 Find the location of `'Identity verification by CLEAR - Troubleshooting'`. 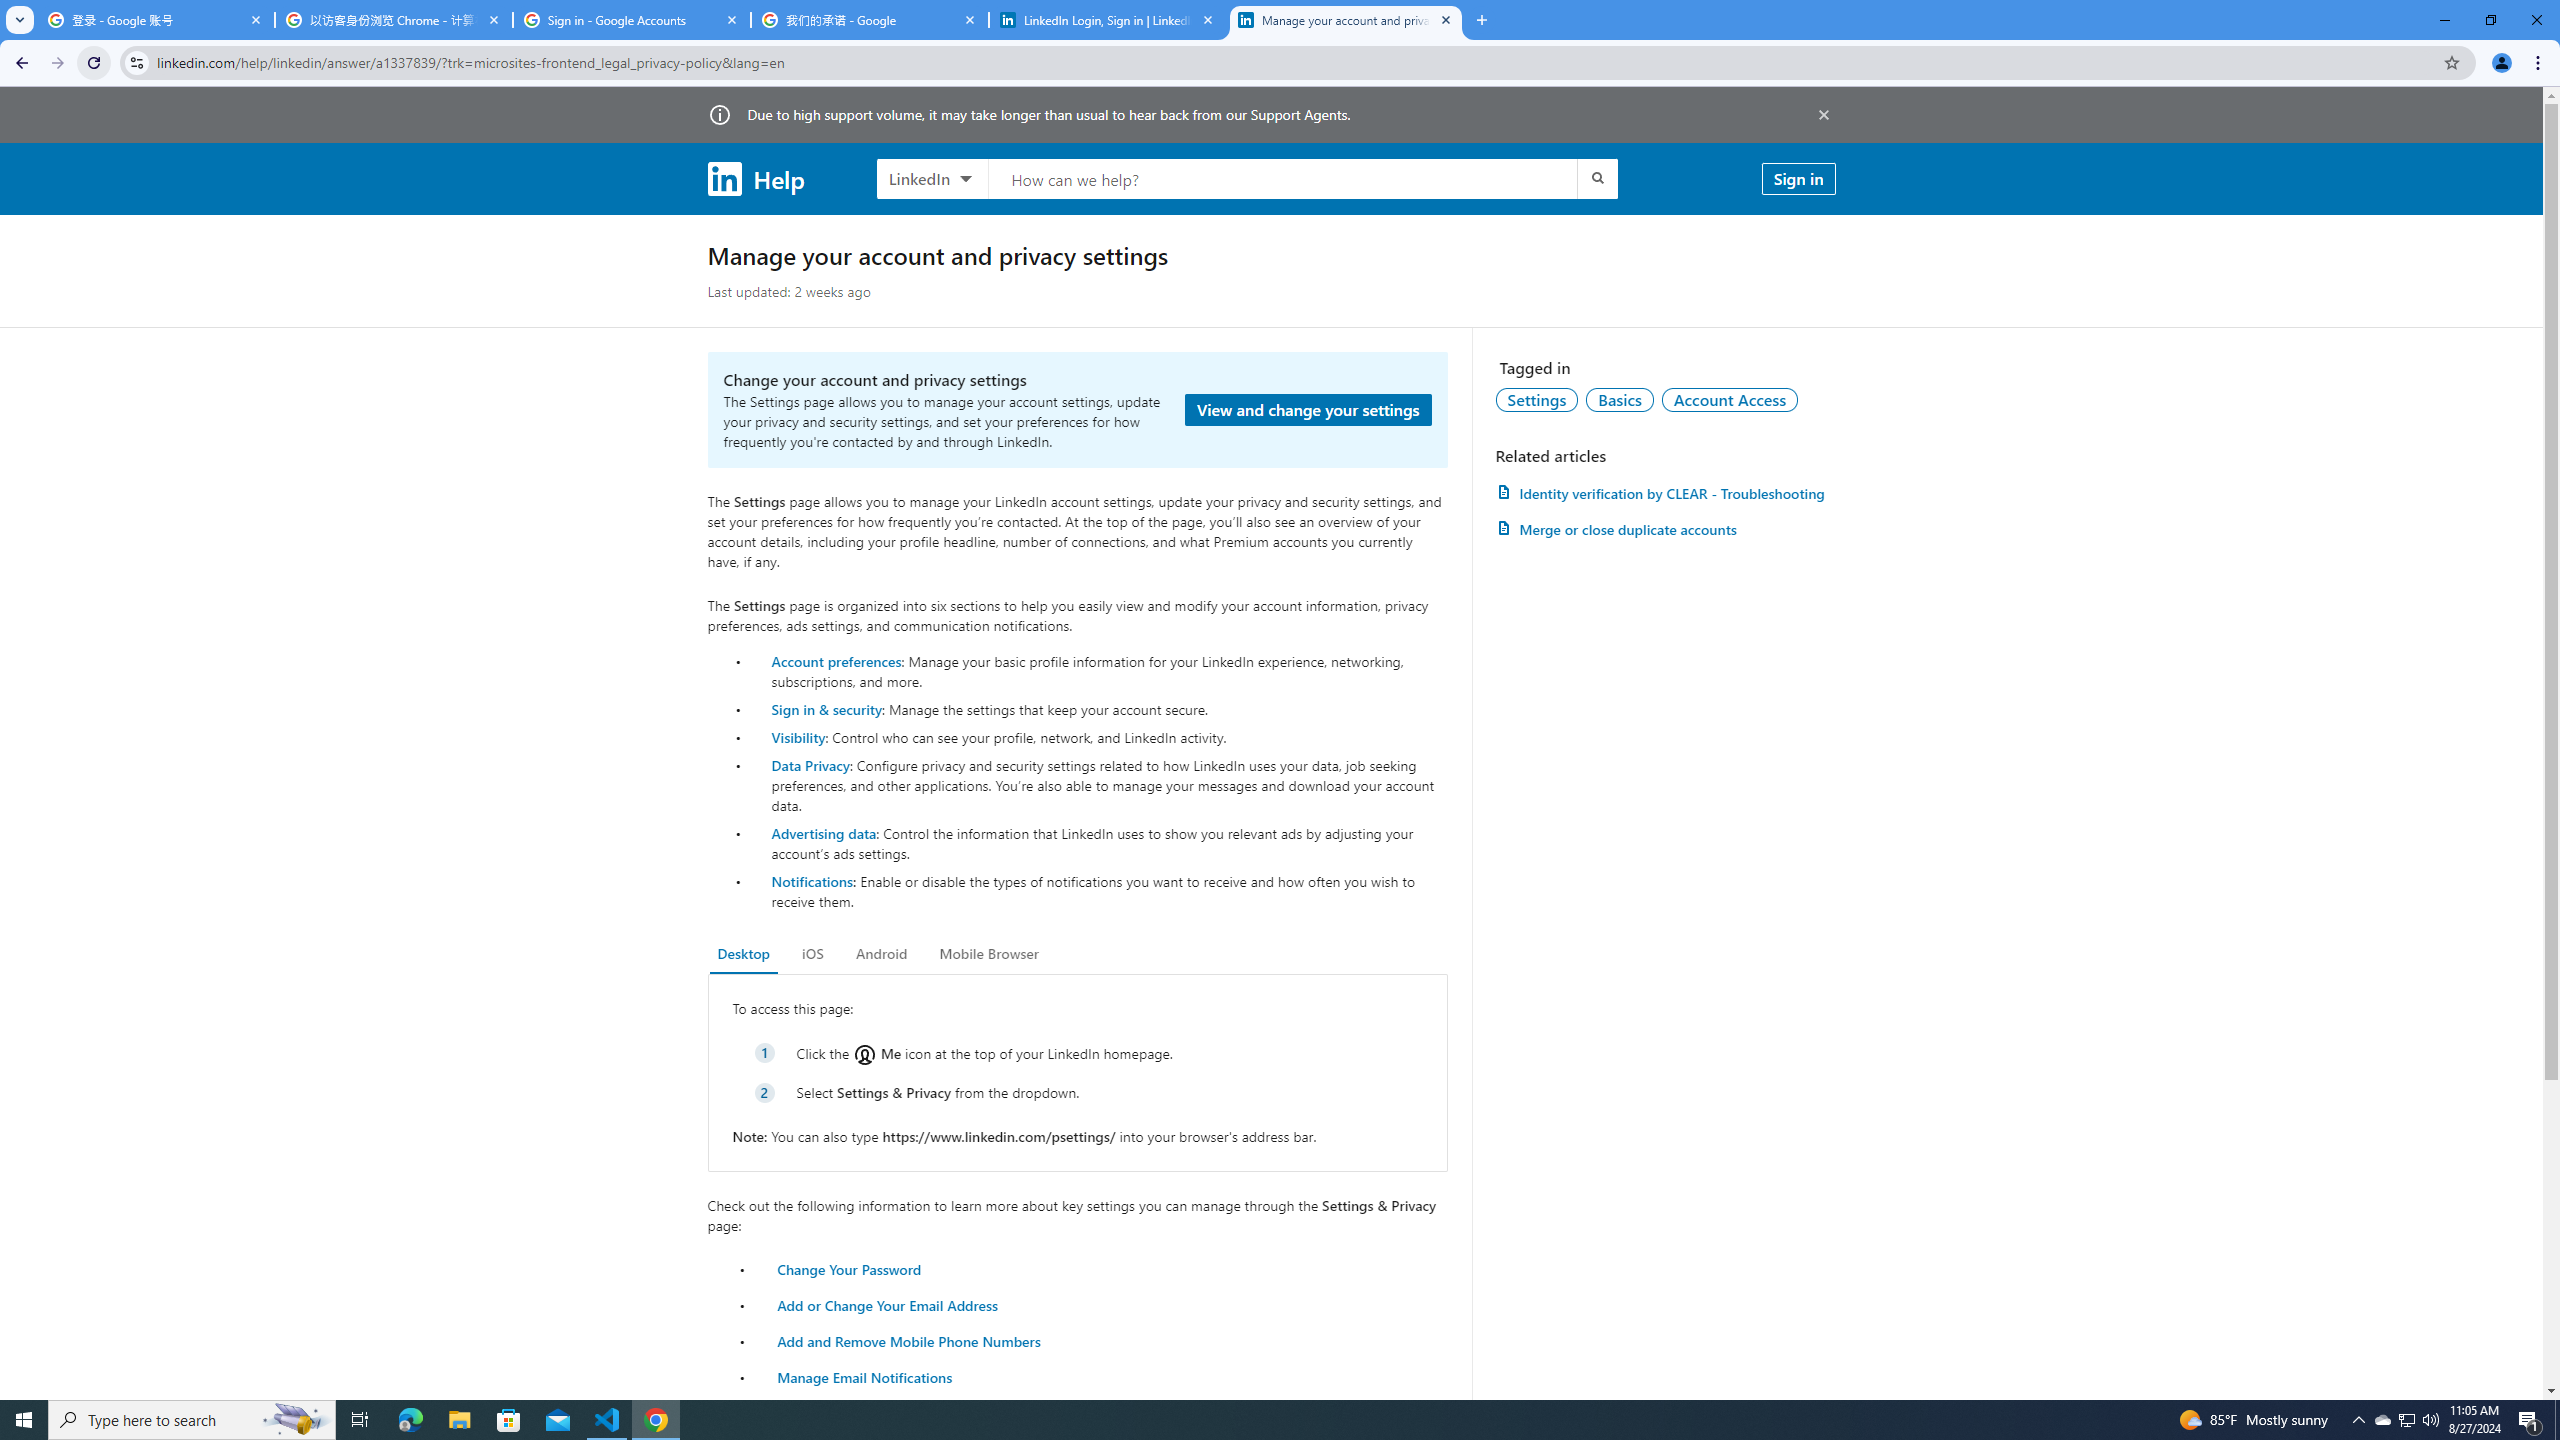

'Identity verification by CLEAR - Troubleshooting' is located at coordinates (1664, 493).